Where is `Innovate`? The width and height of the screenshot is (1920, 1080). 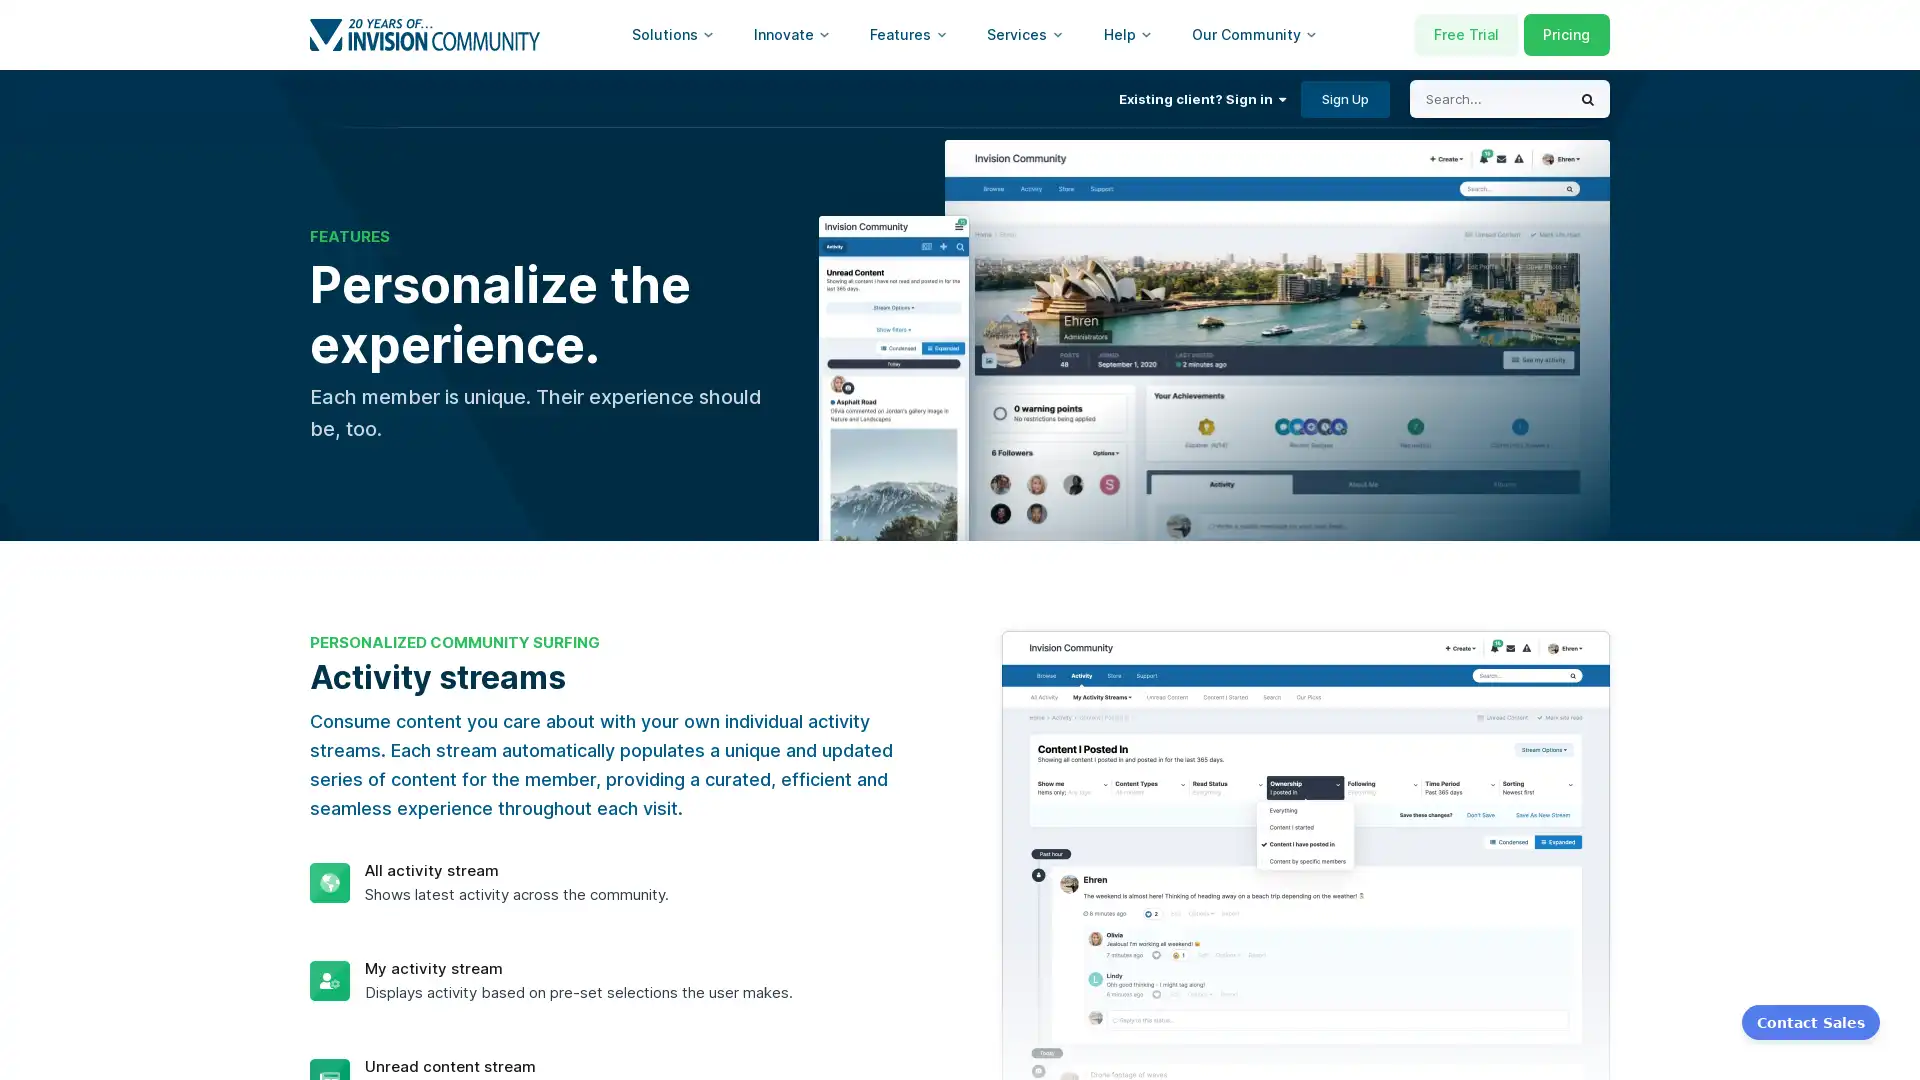
Innovate is located at coordinates (791, 34).